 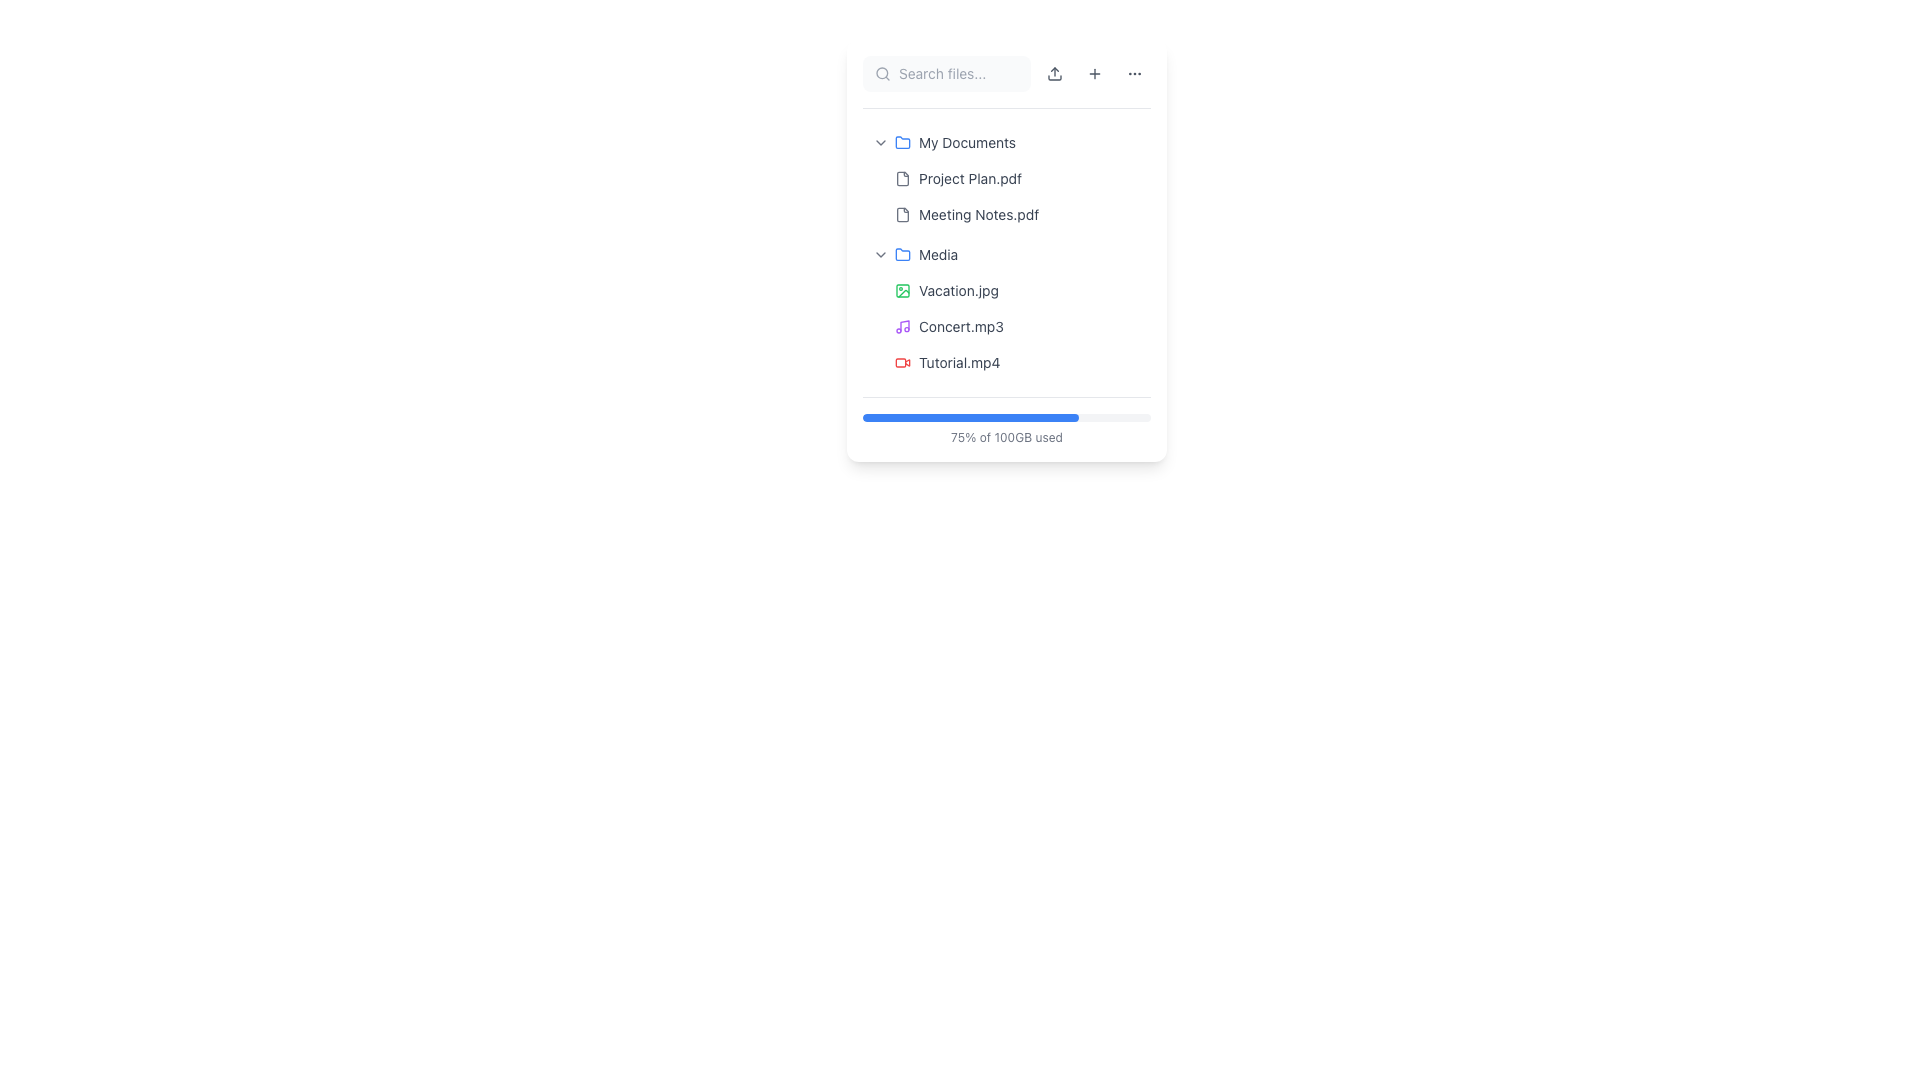 I want to click on the small square button with a plus ('+') icon in the top-right corner of the panel to initiate the creation of a new item, so click(x=1093, y=72).